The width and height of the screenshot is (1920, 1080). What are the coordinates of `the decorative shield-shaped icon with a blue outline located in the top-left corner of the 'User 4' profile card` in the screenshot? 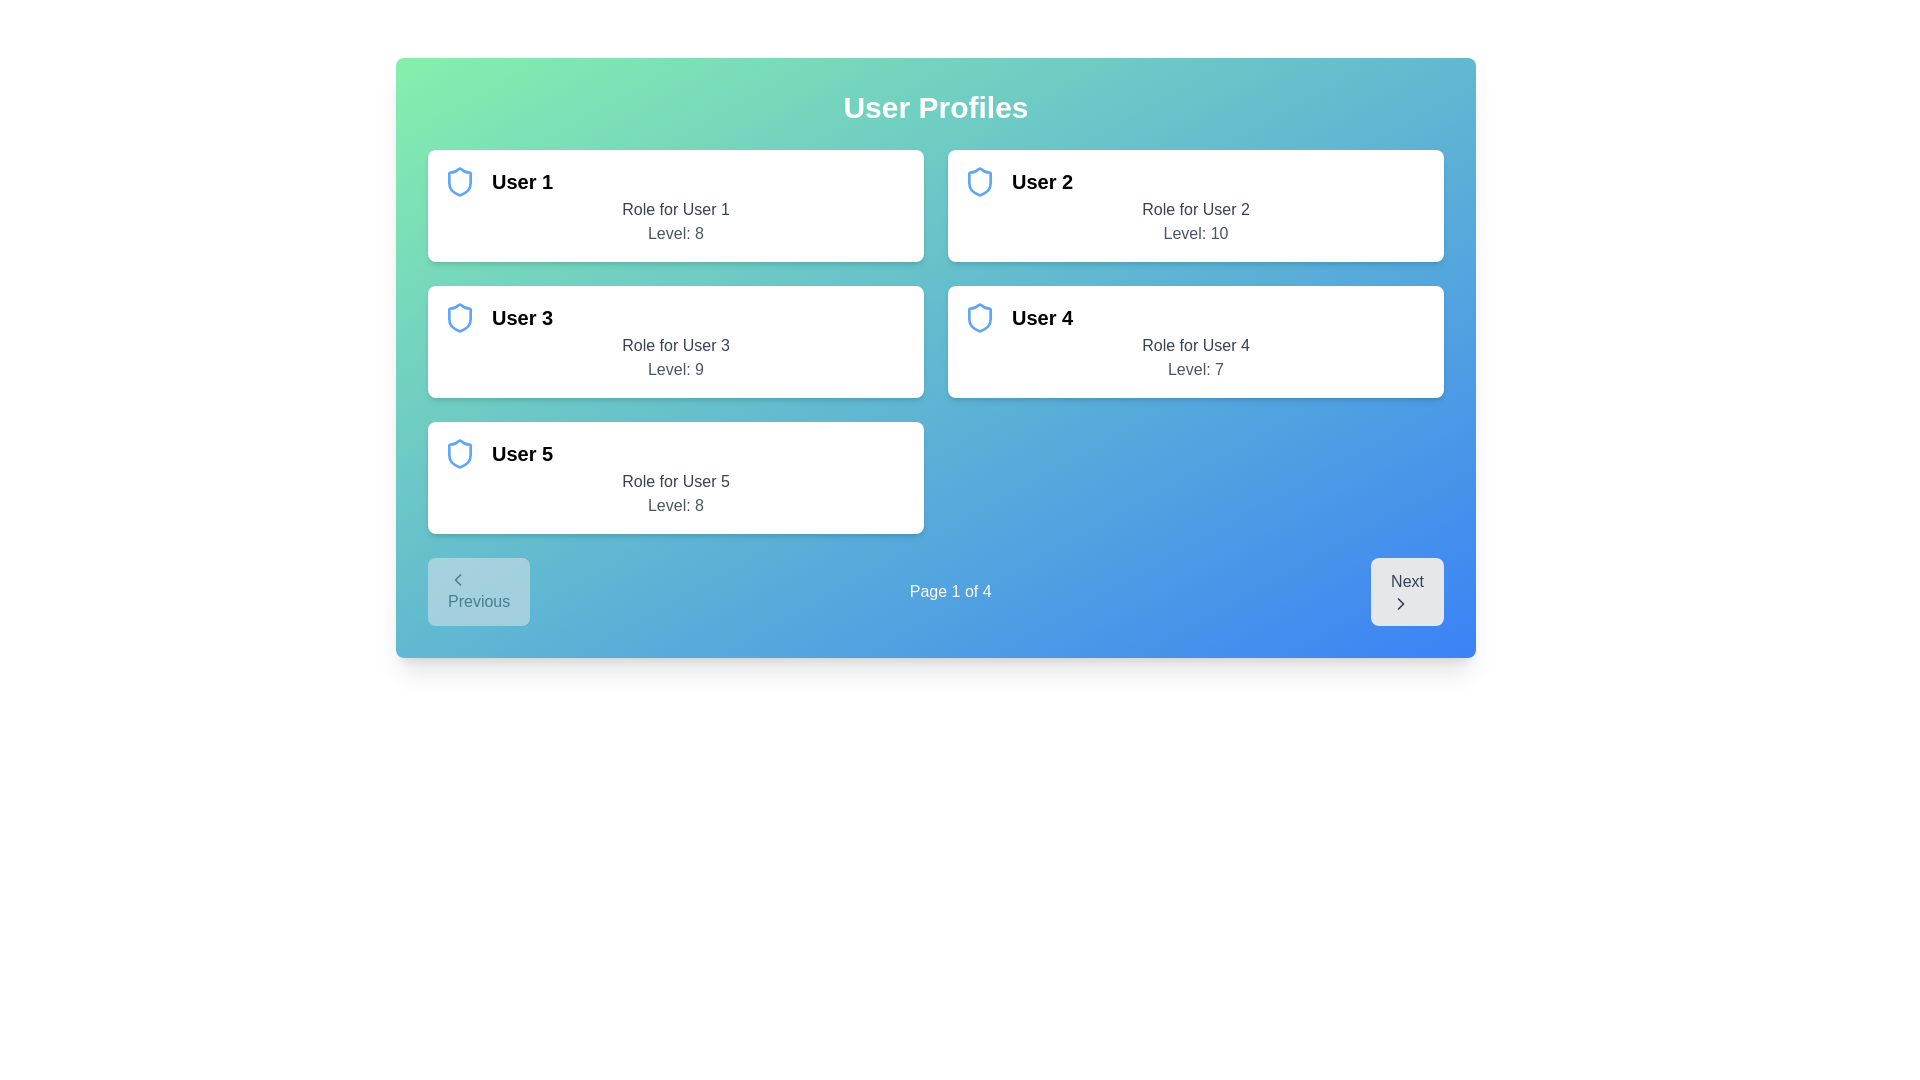 It's located at (979, 316).